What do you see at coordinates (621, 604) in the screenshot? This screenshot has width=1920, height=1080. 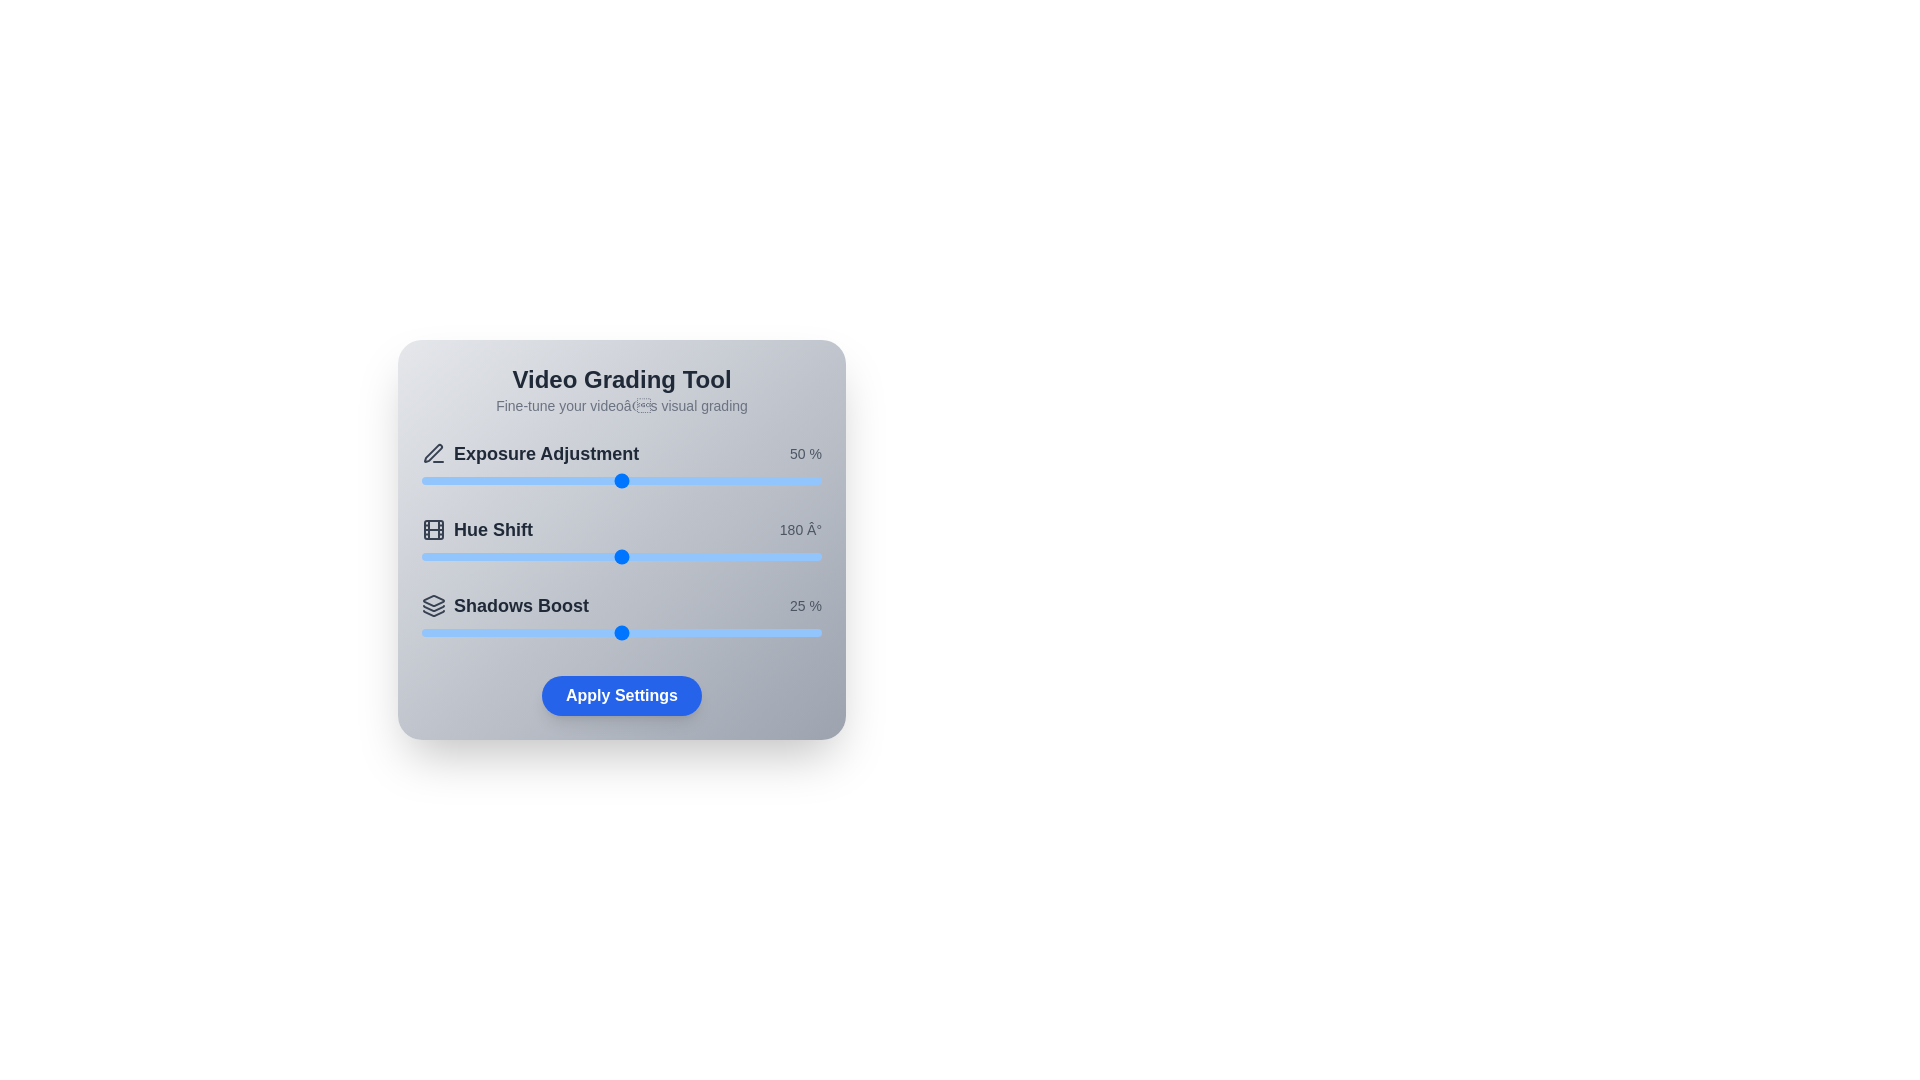 I see `the 'Shadows Boost' label element, which displays the text 'Shadows Boost' on the left and '25%' on the right, located between 'Hue Shift' above and a horizontal slider control below` at bounding box center [621, 604].